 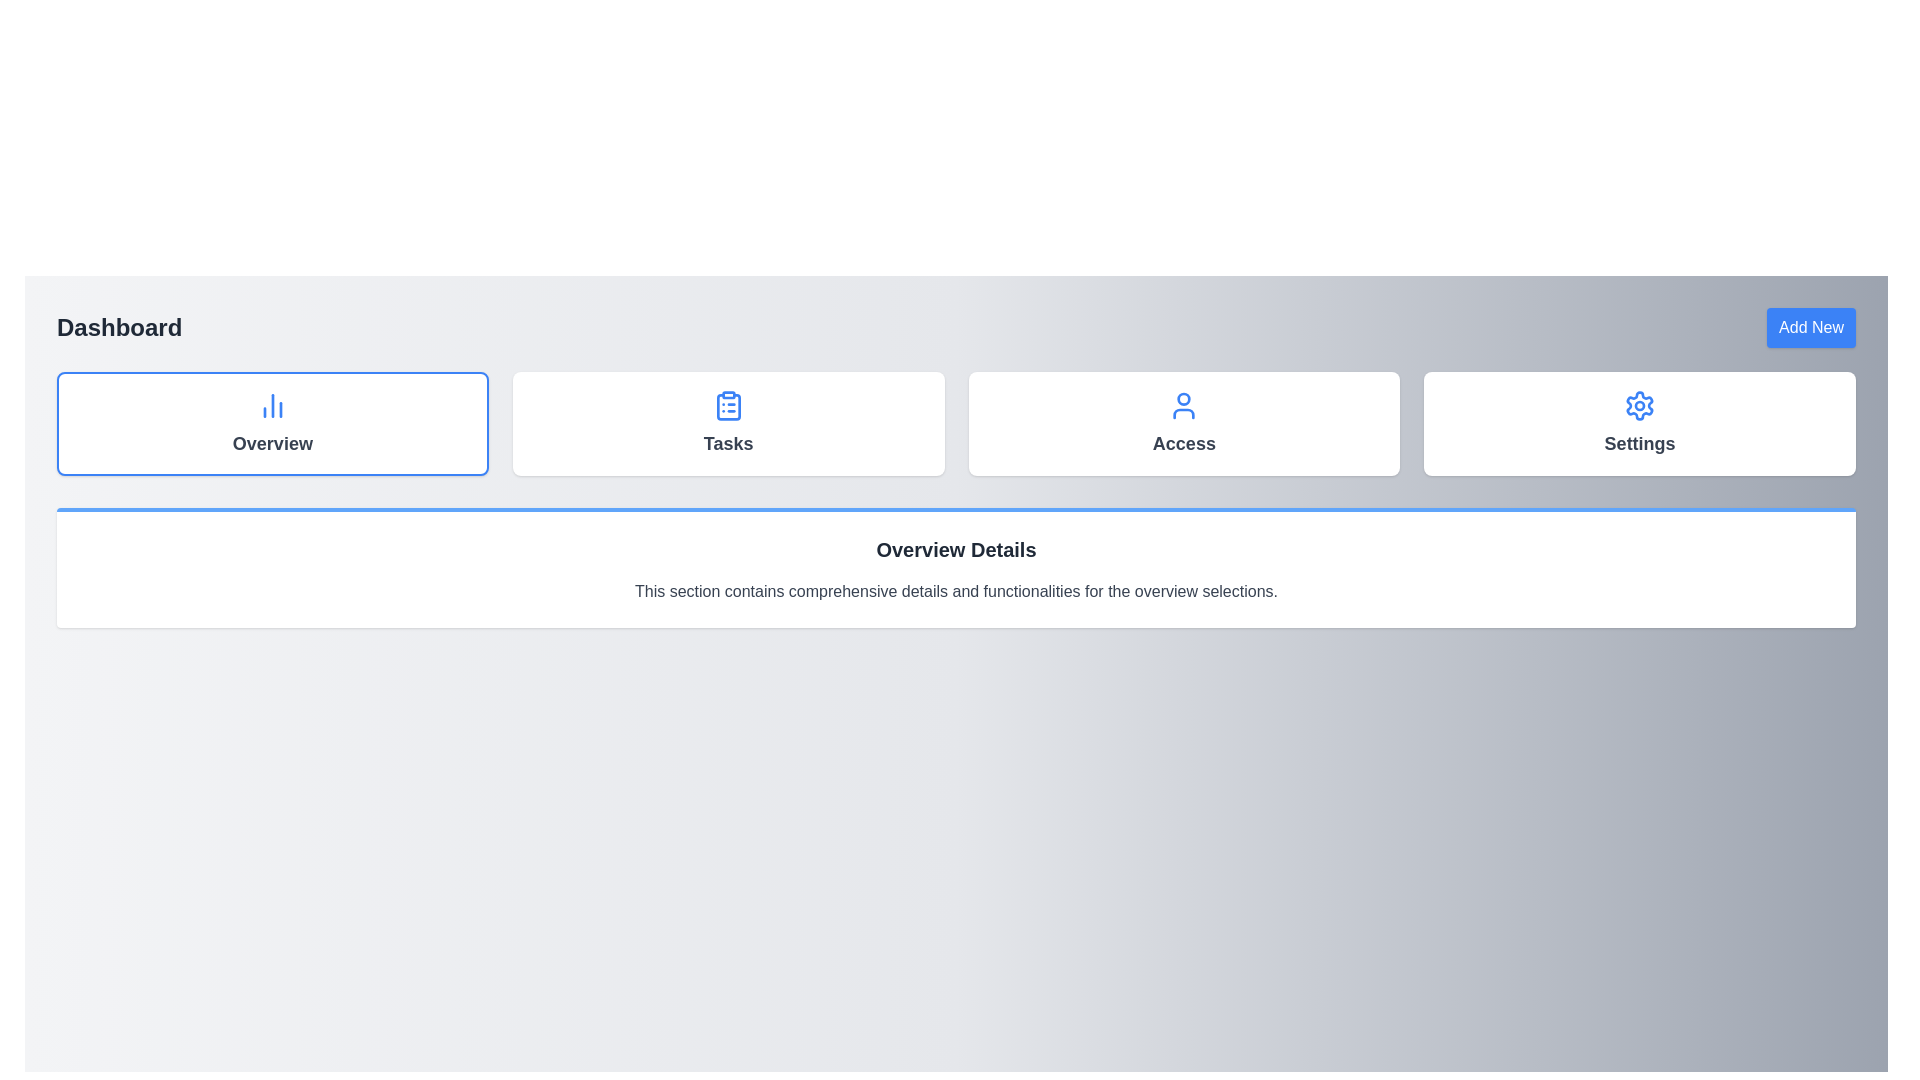 I want to click on the clipboard-style icon with a blue color scheme located above the 'Tasks' label in the dashboard interface, so click(x=727, y=406).